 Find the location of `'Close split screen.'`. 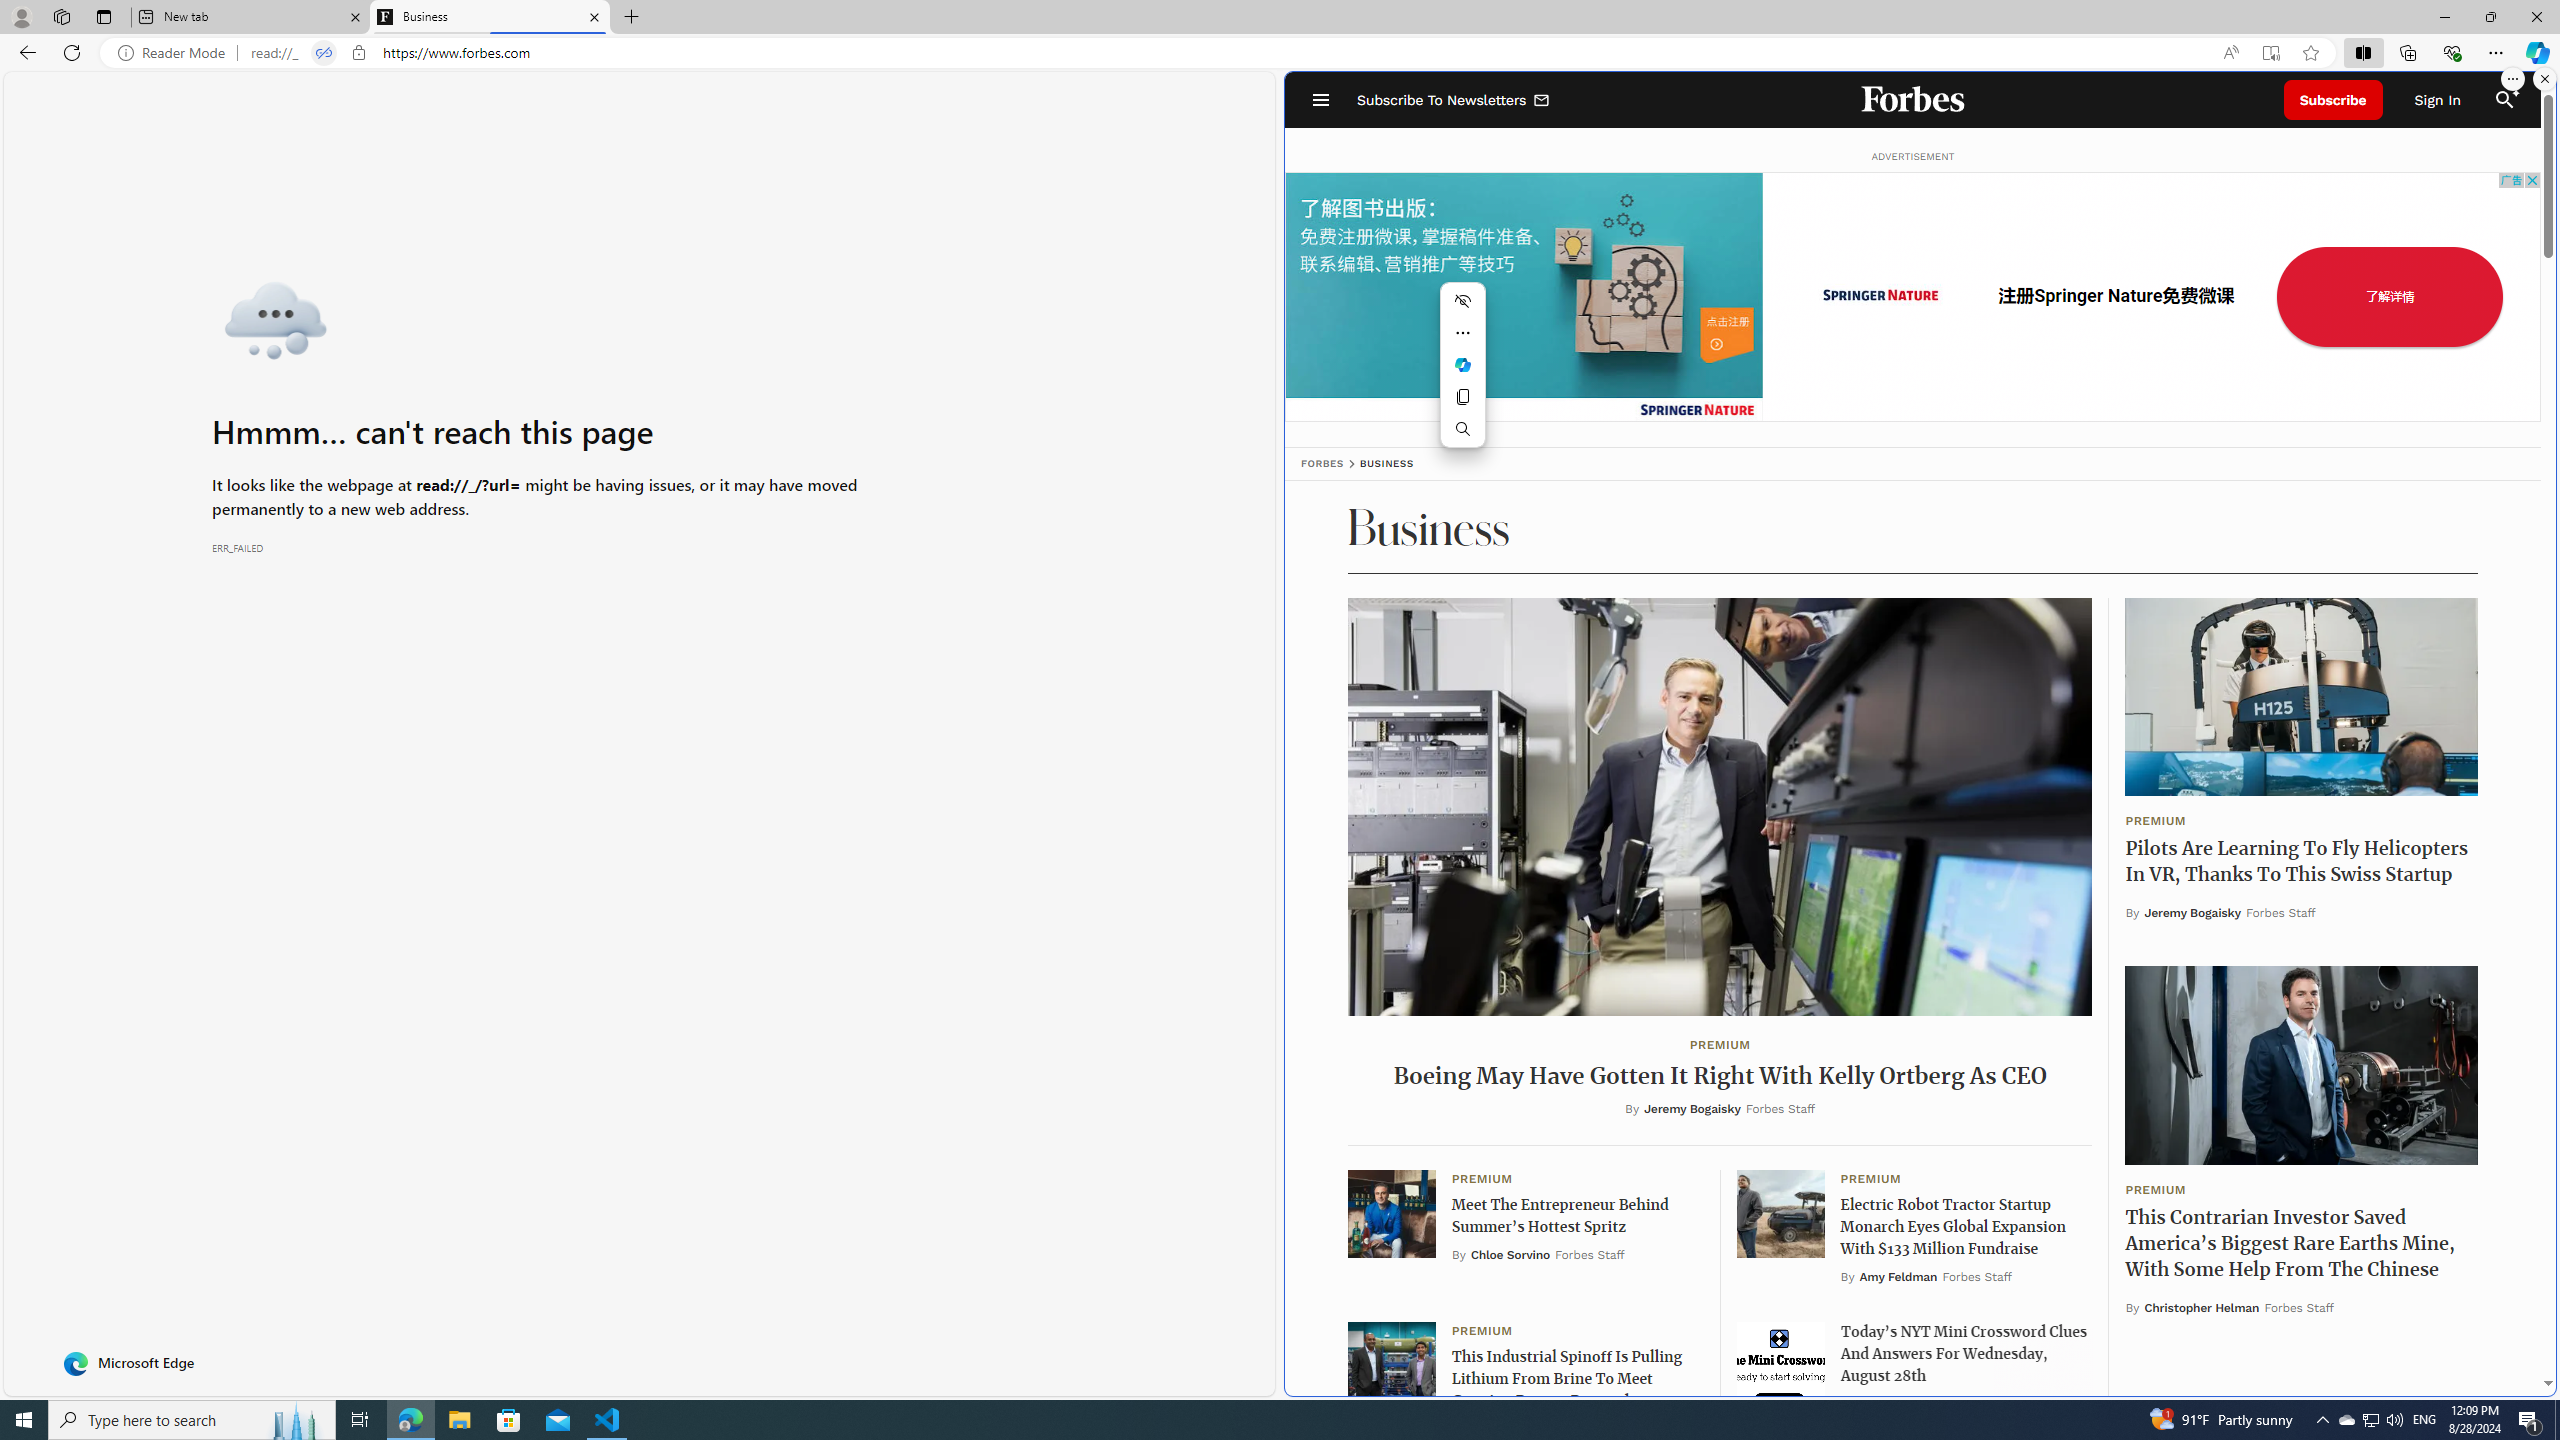

'Close split screen.' is located at coordinates (2543, 78).